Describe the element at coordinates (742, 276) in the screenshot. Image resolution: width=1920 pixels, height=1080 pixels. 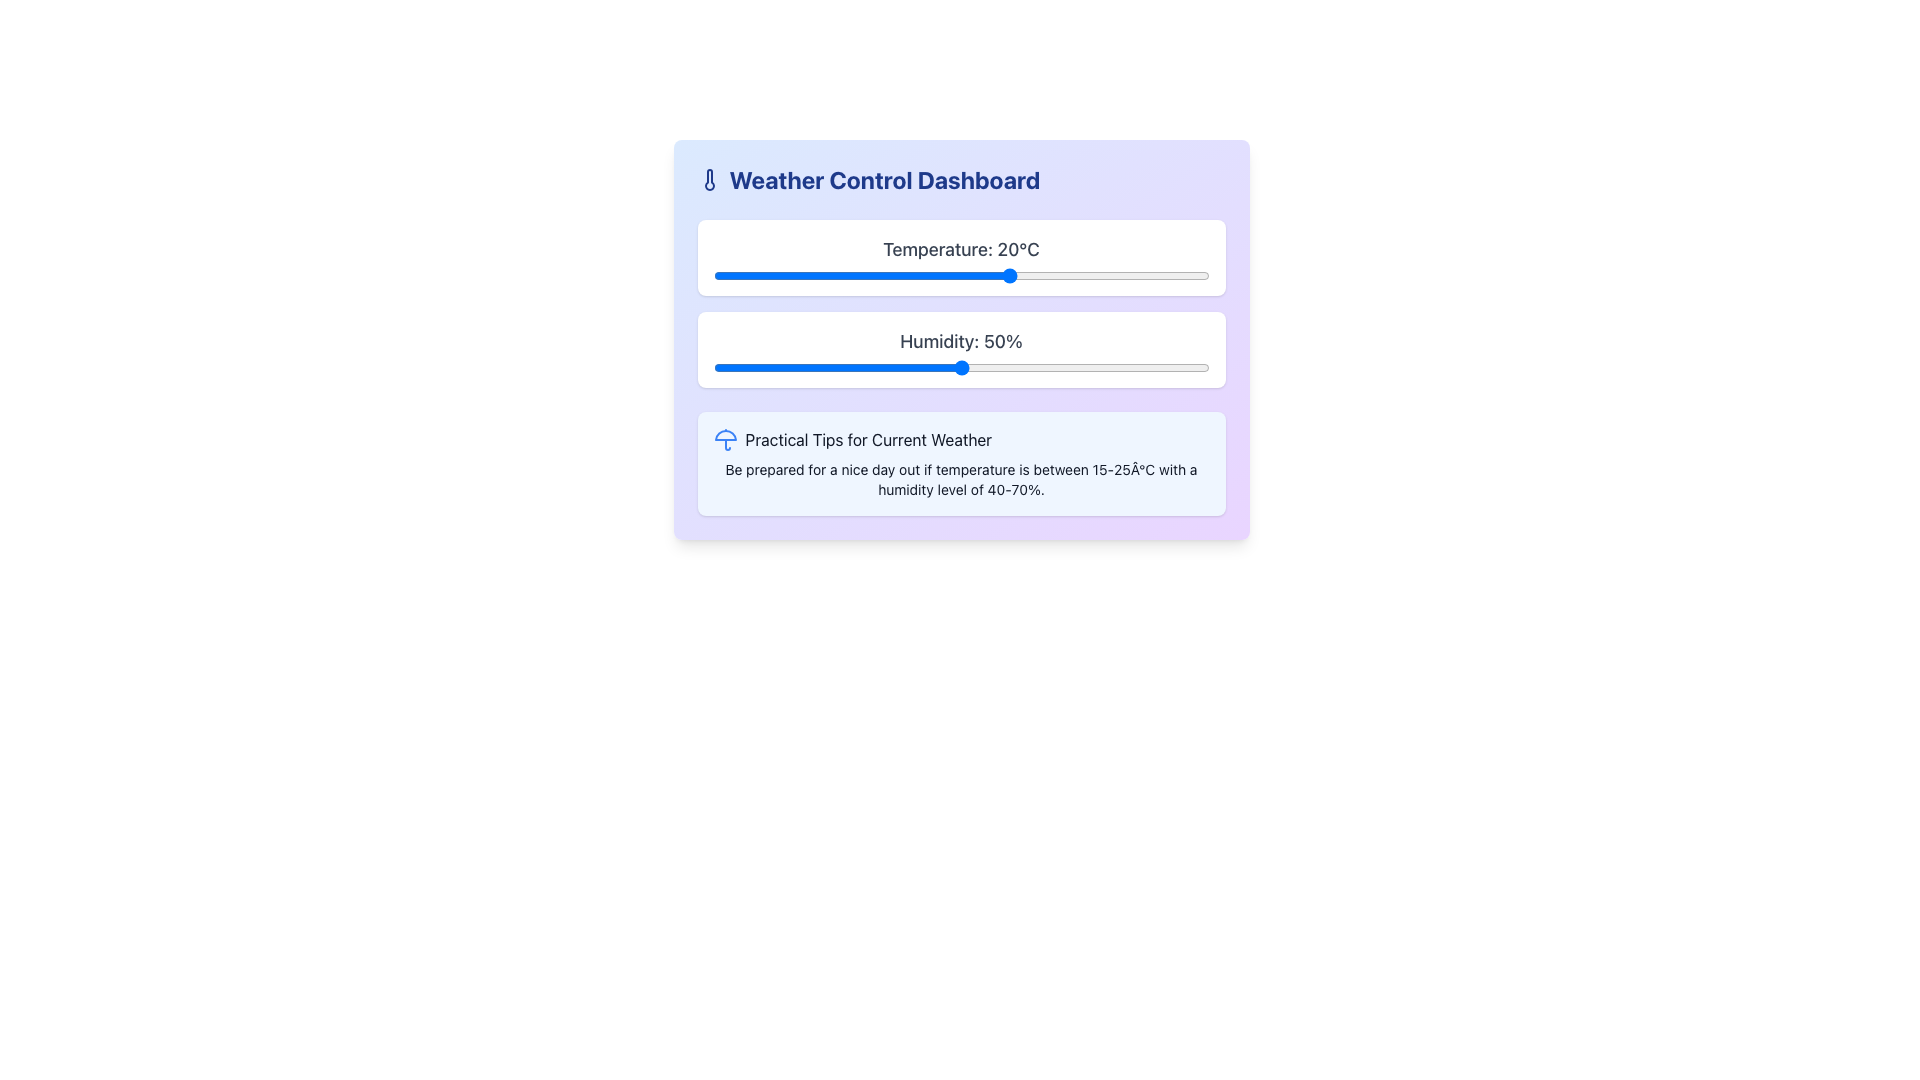
I see `the temperature` at that location.